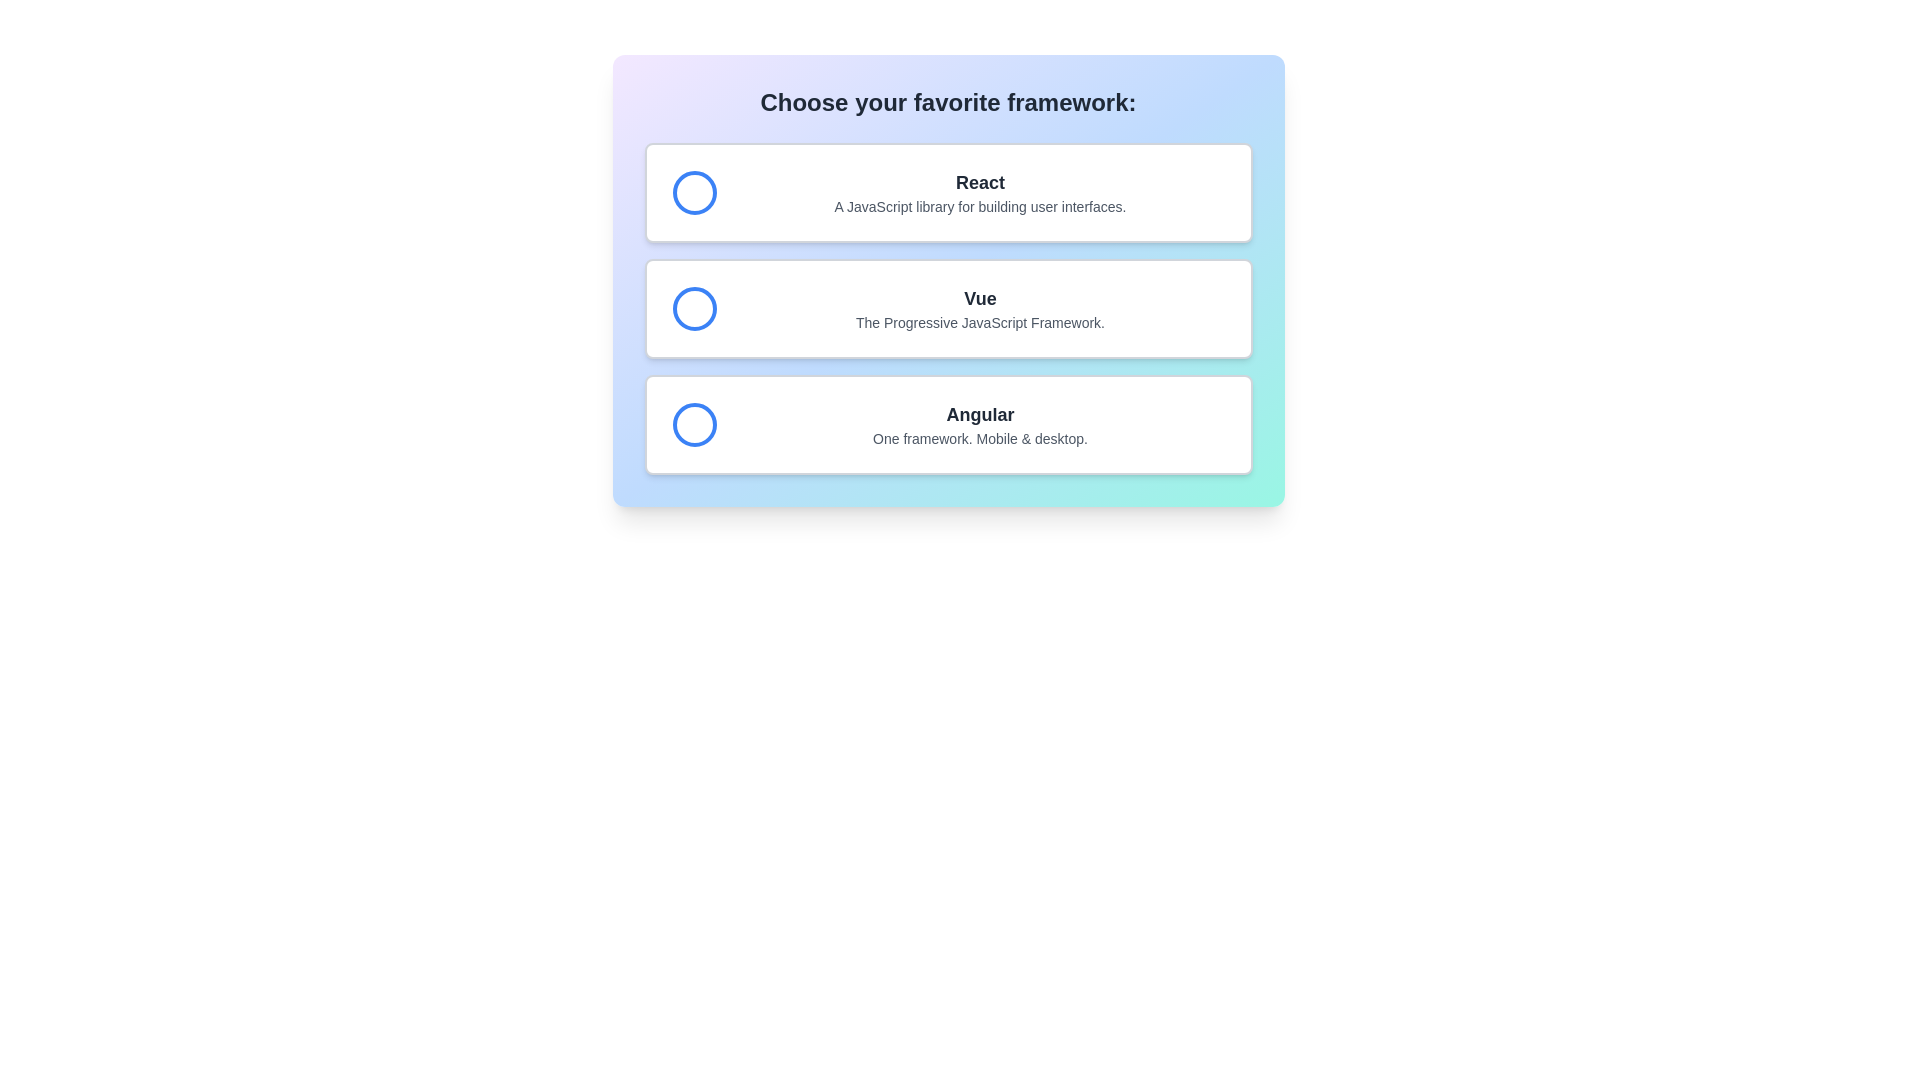  I want to click on text element that displays 'A JavaScript library for building user interfaces.' located below the title 'React', so click(980, 207).